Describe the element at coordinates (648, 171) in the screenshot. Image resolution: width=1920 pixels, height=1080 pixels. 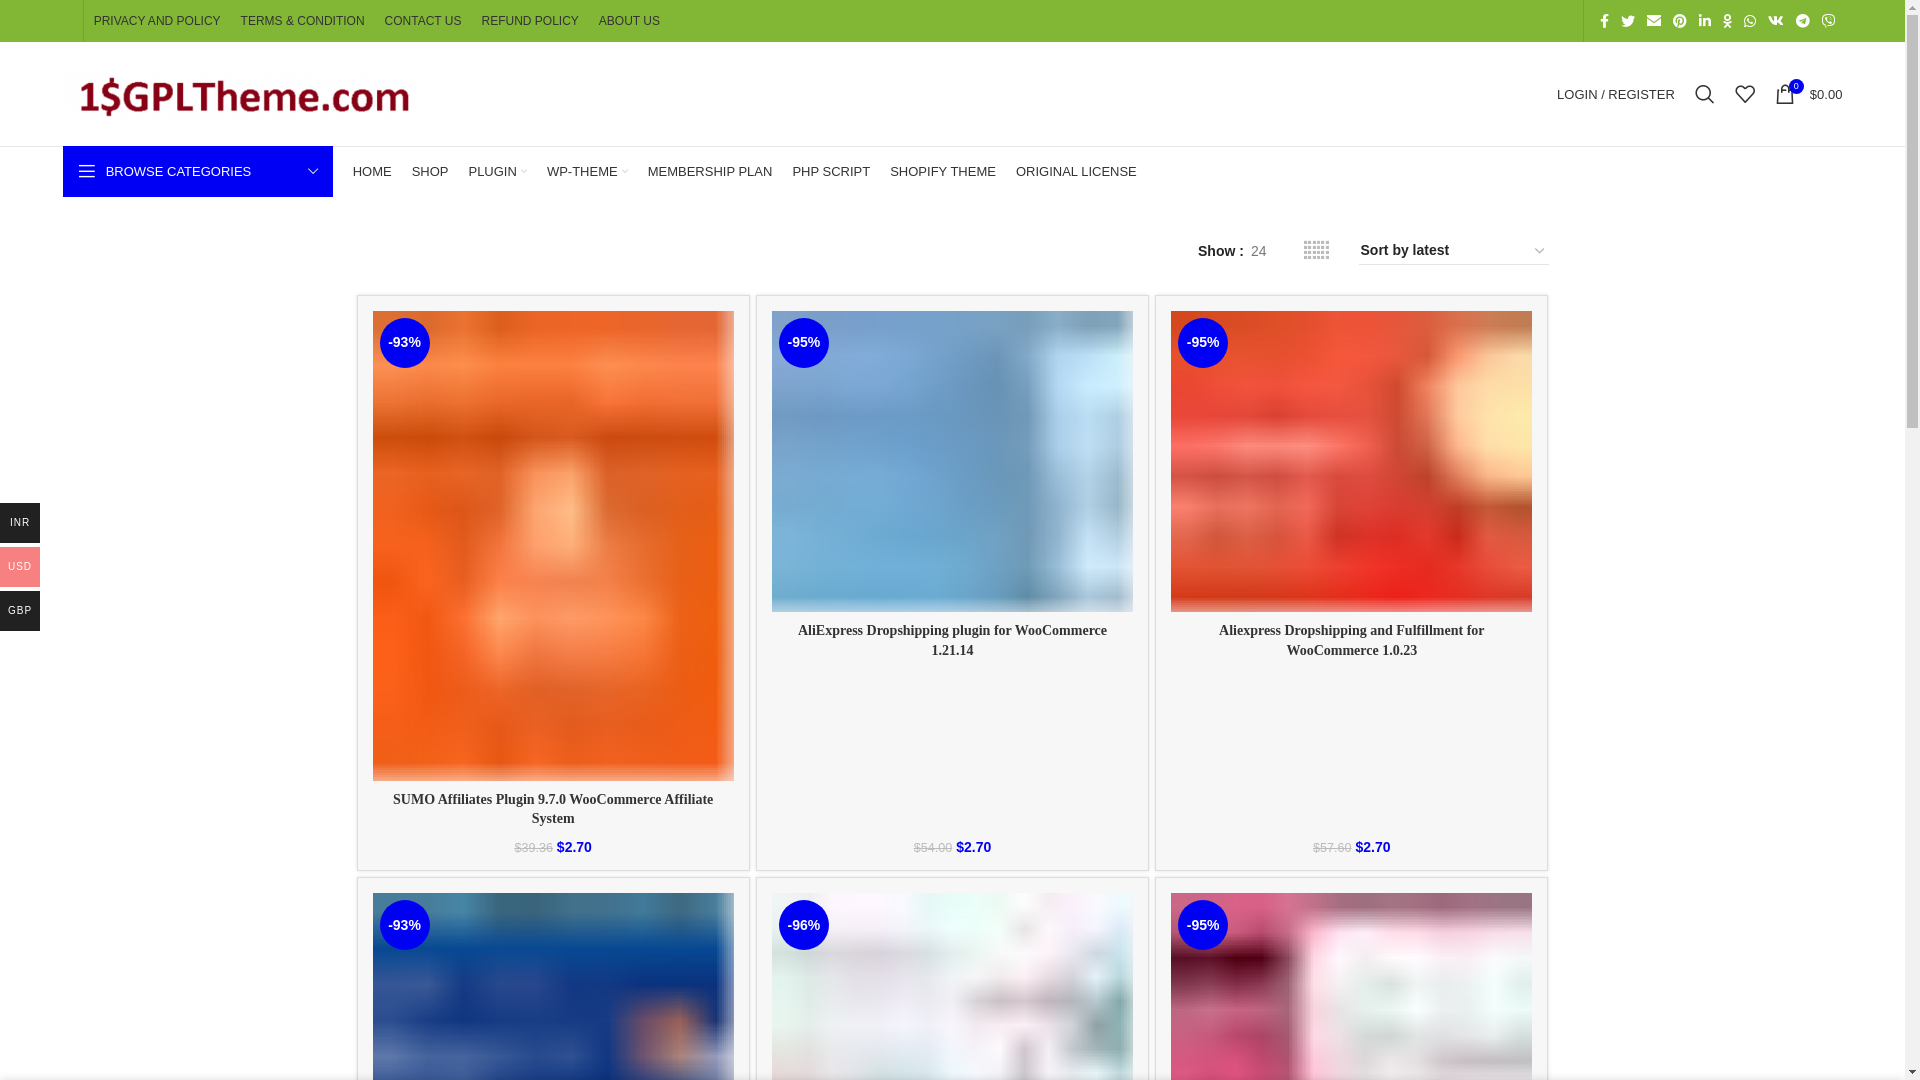
I see `'MEMBERSHIP PLAN'` at that location.